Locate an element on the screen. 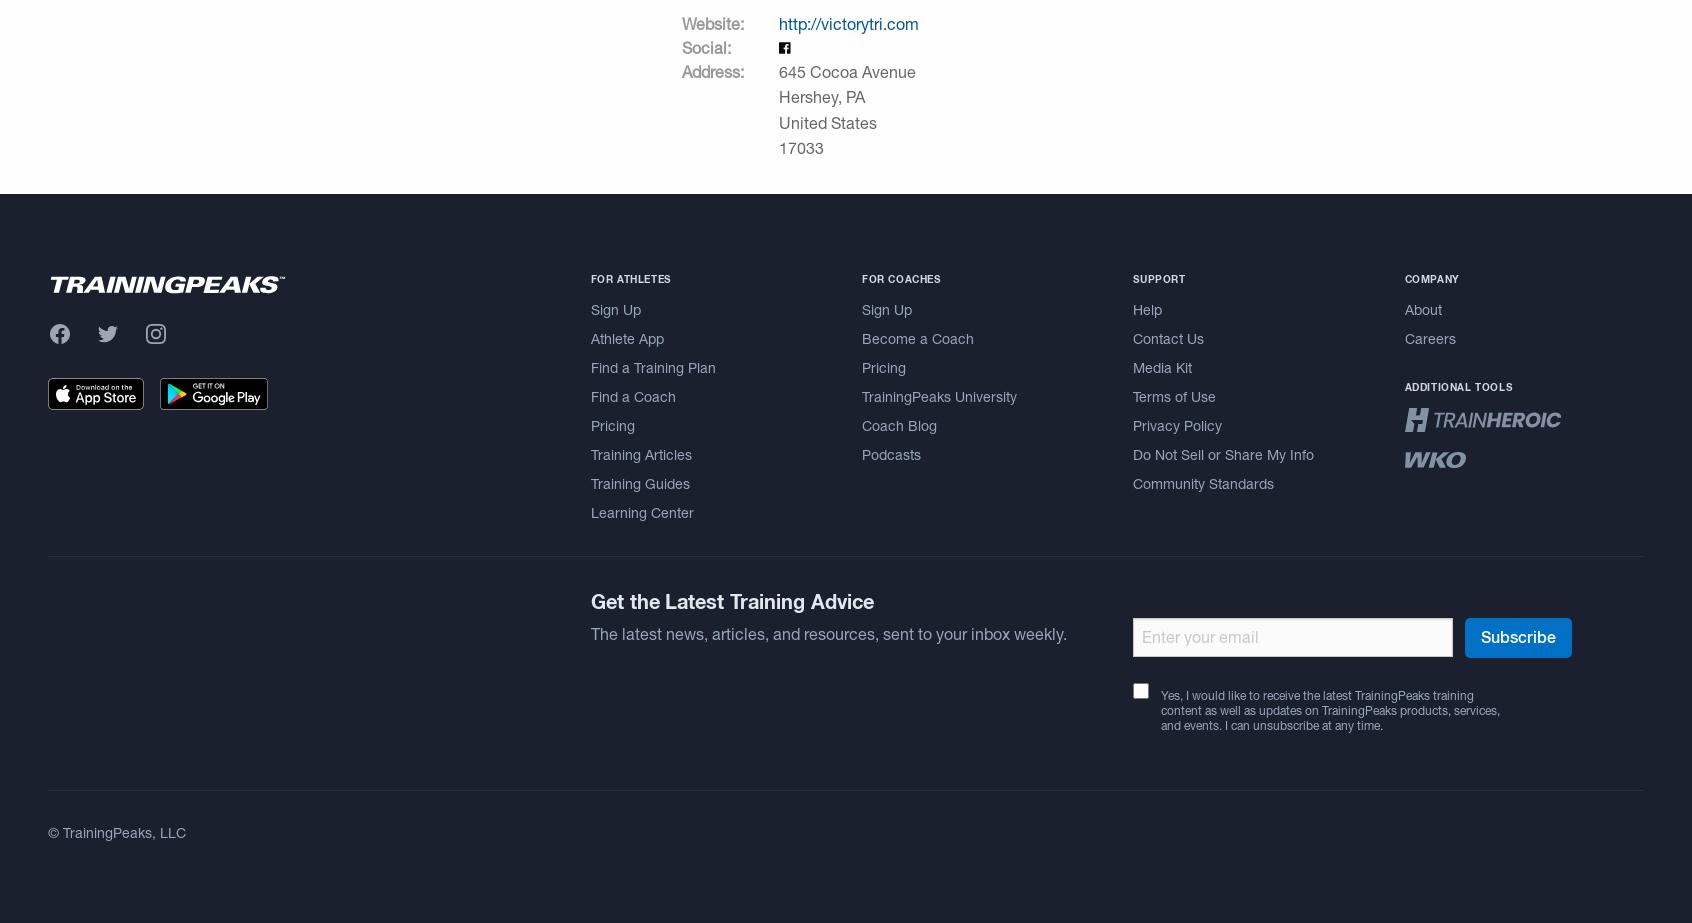 The width and height of the screenshot is (1692, 923). 'Hershey' is located at coordinates (807, 97).